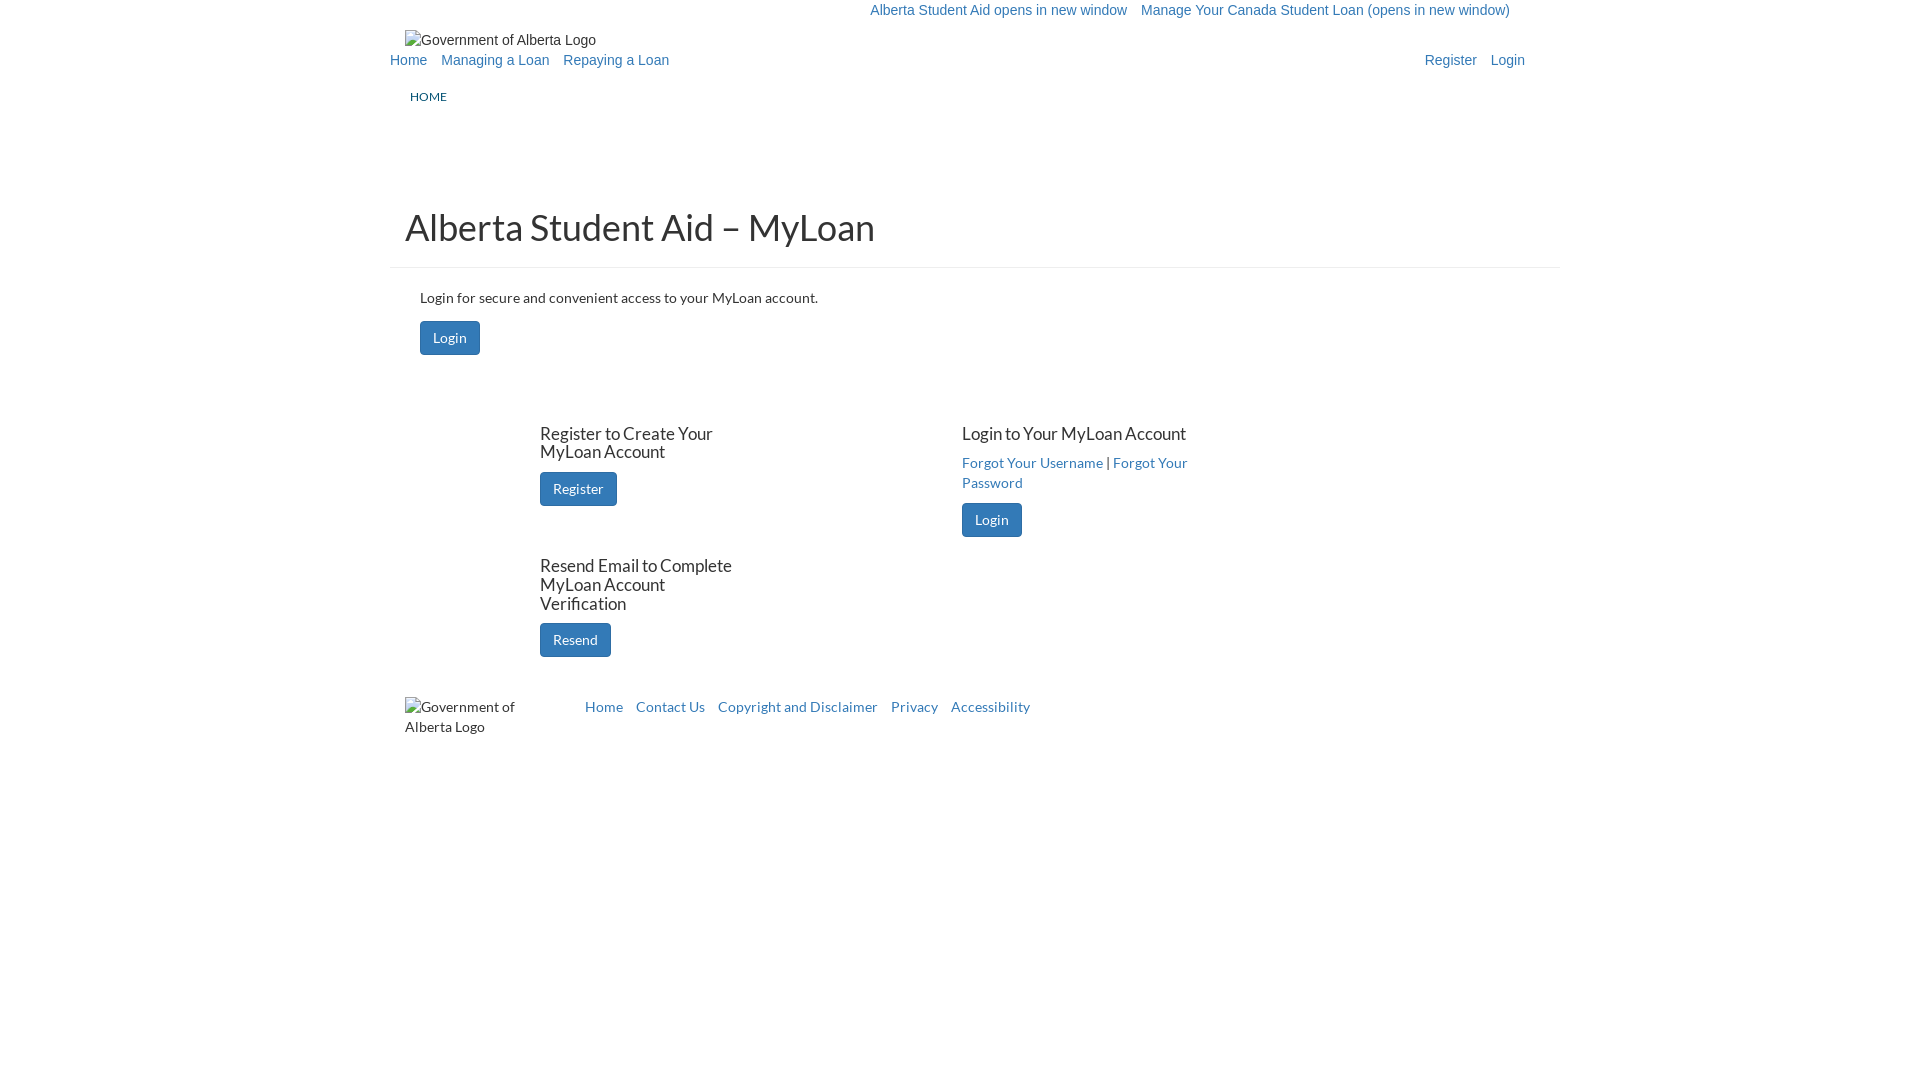  What do you see at coordinates (913, 705) in the screenshot?
I see `'Privacy'` at bounding box center [913, 705].